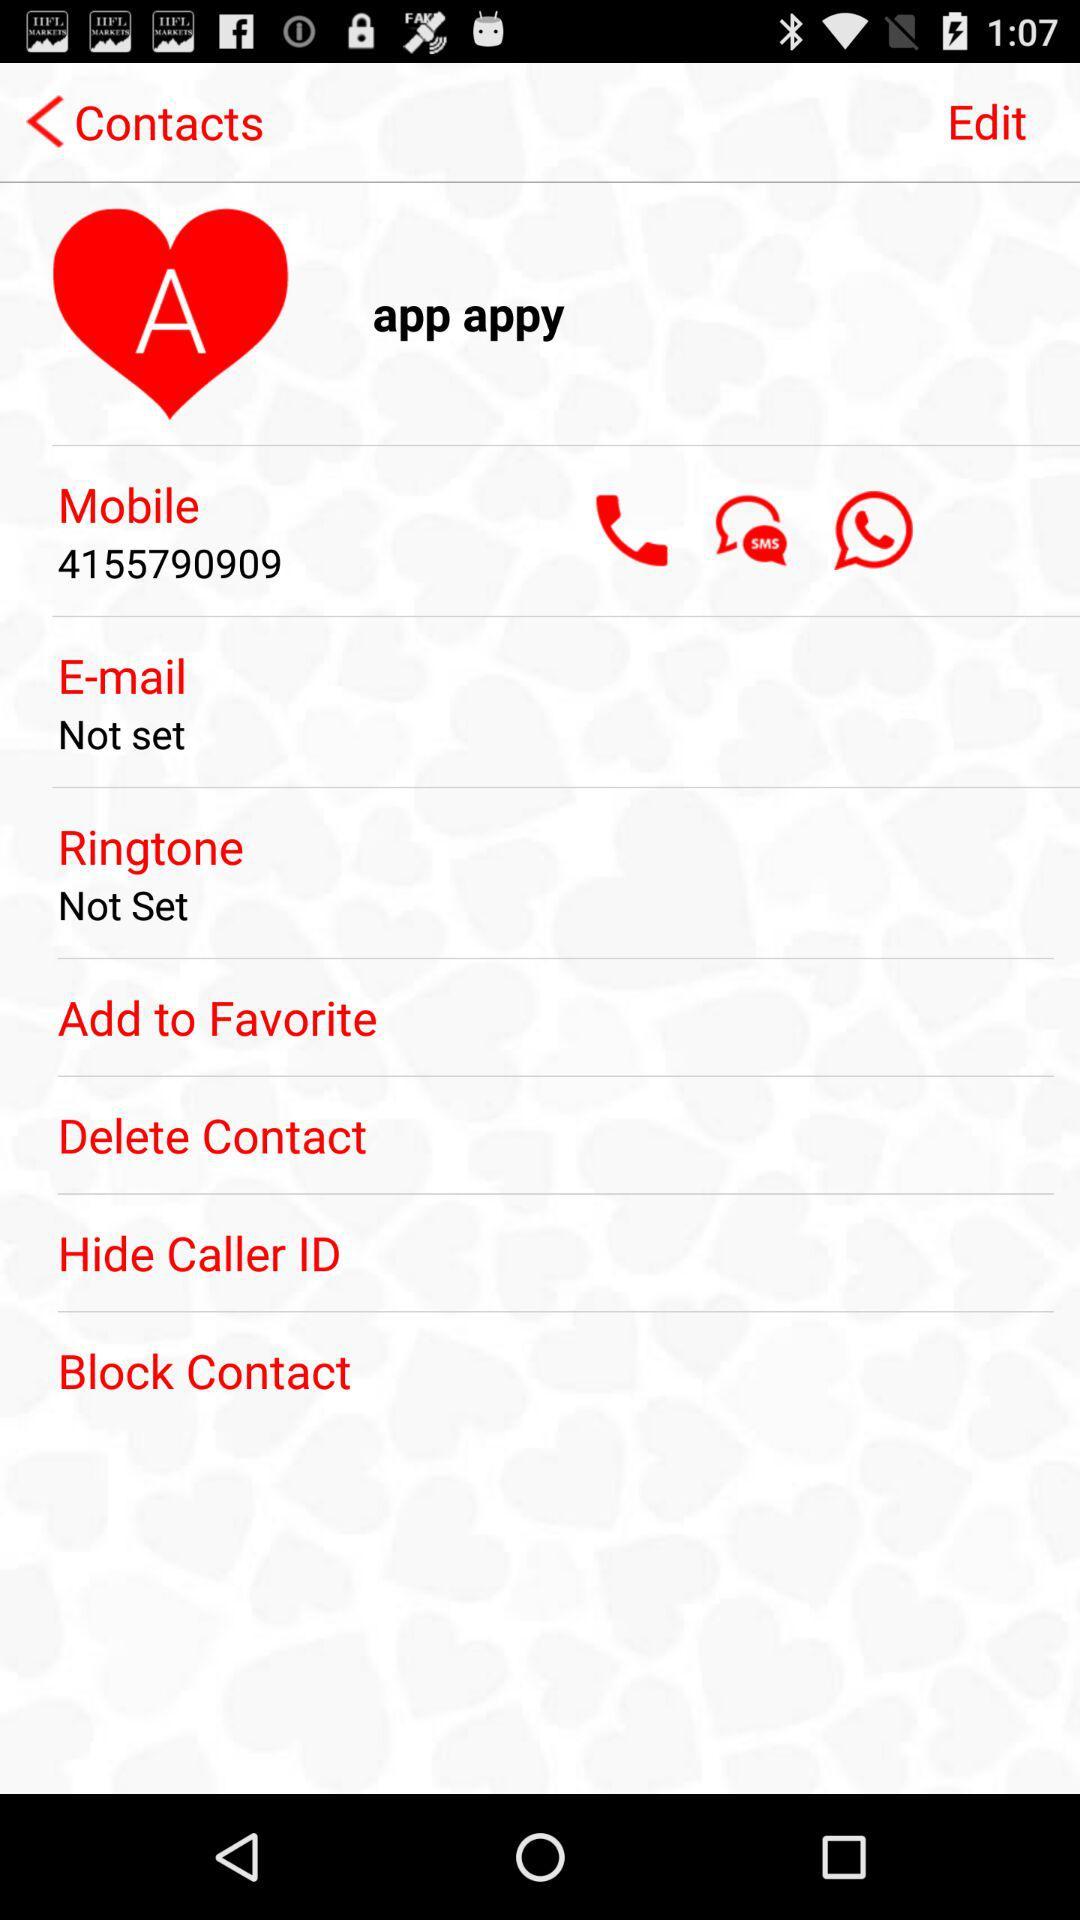 This screenshot has height=1920, width=1080. I want to click on call number button, so click(631, 530).